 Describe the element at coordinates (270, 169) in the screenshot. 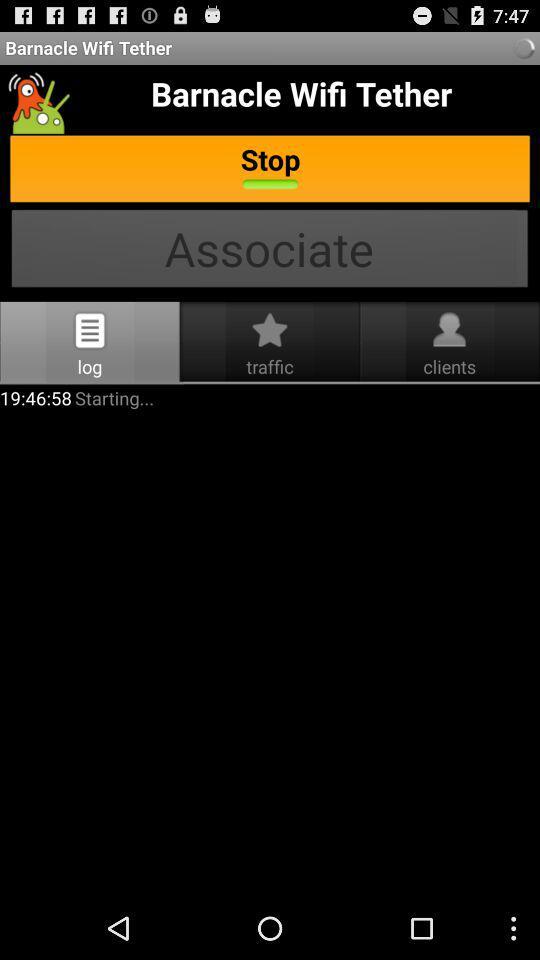

I see `text stop` at that location.